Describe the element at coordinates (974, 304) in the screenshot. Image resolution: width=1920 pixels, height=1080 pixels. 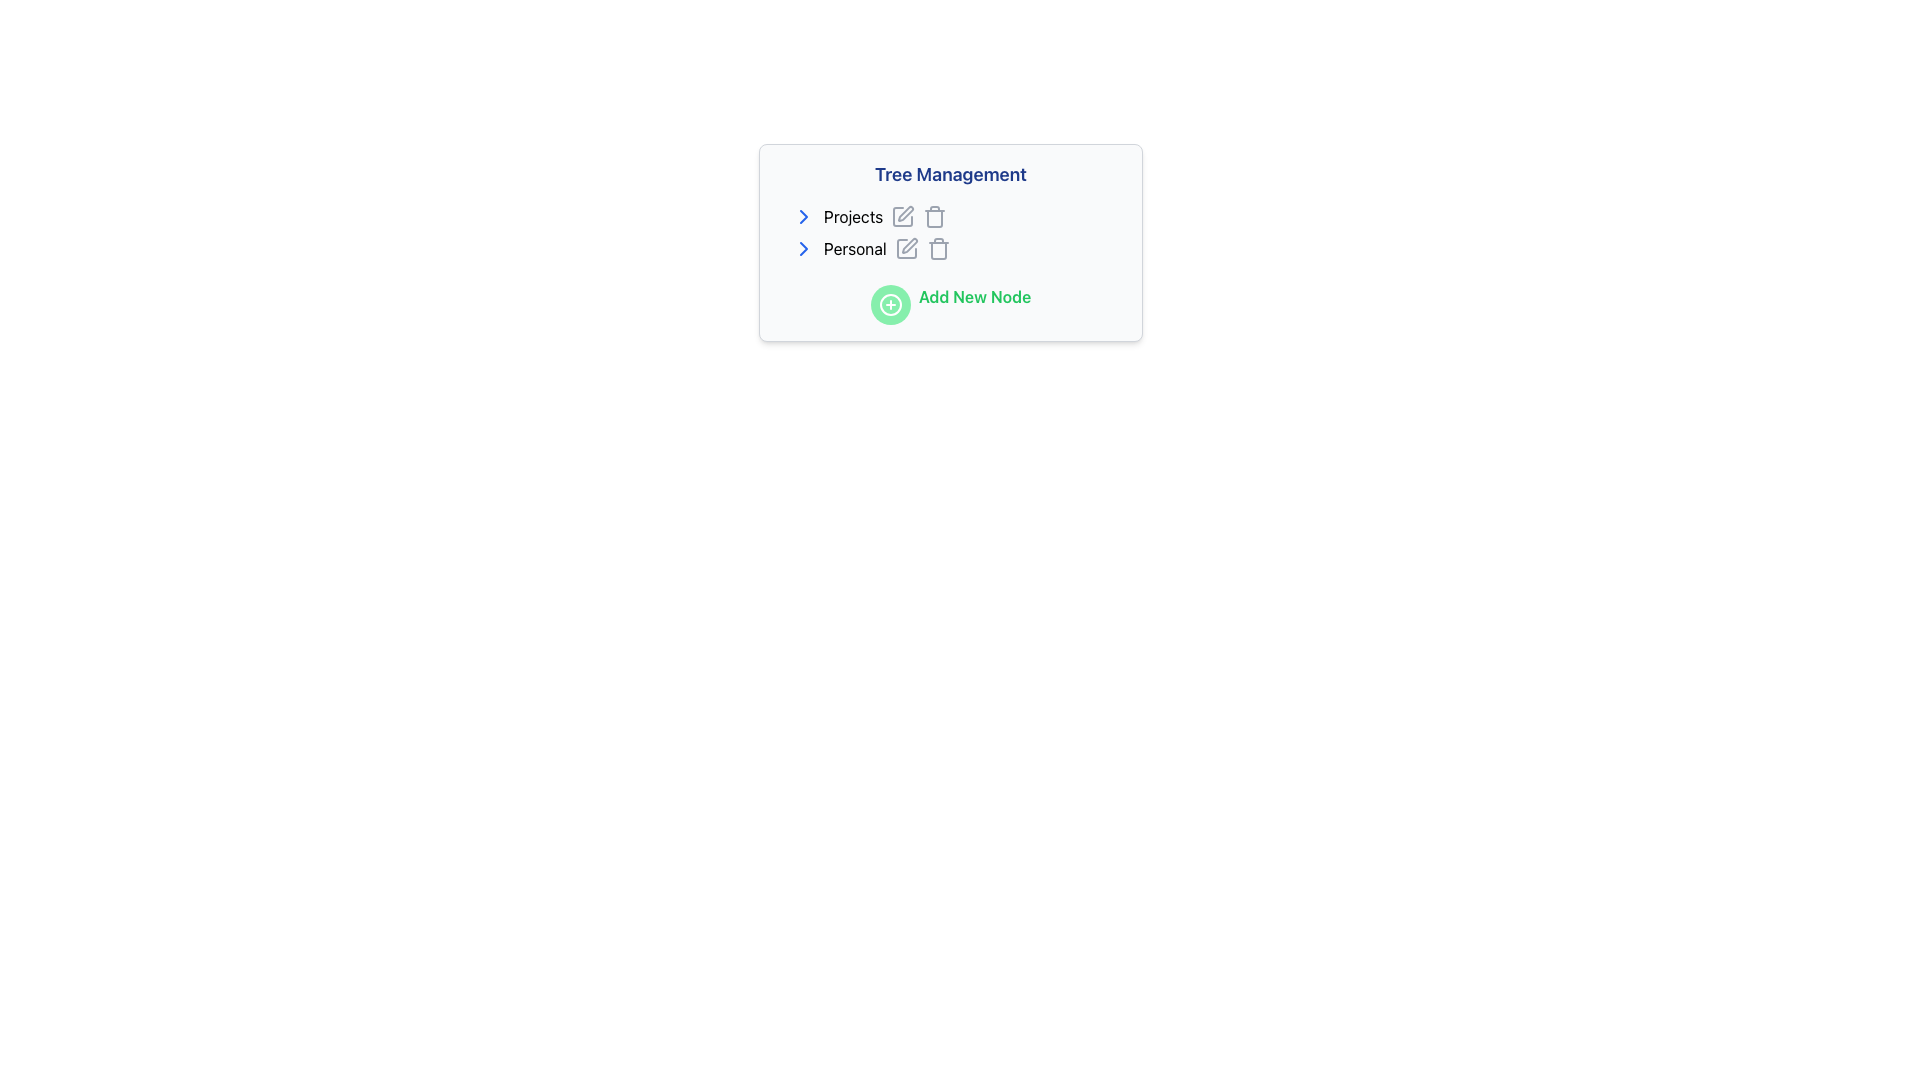
I see `the text label reading 'Add New Node' styled with a green font color and bold typeface` at that location.